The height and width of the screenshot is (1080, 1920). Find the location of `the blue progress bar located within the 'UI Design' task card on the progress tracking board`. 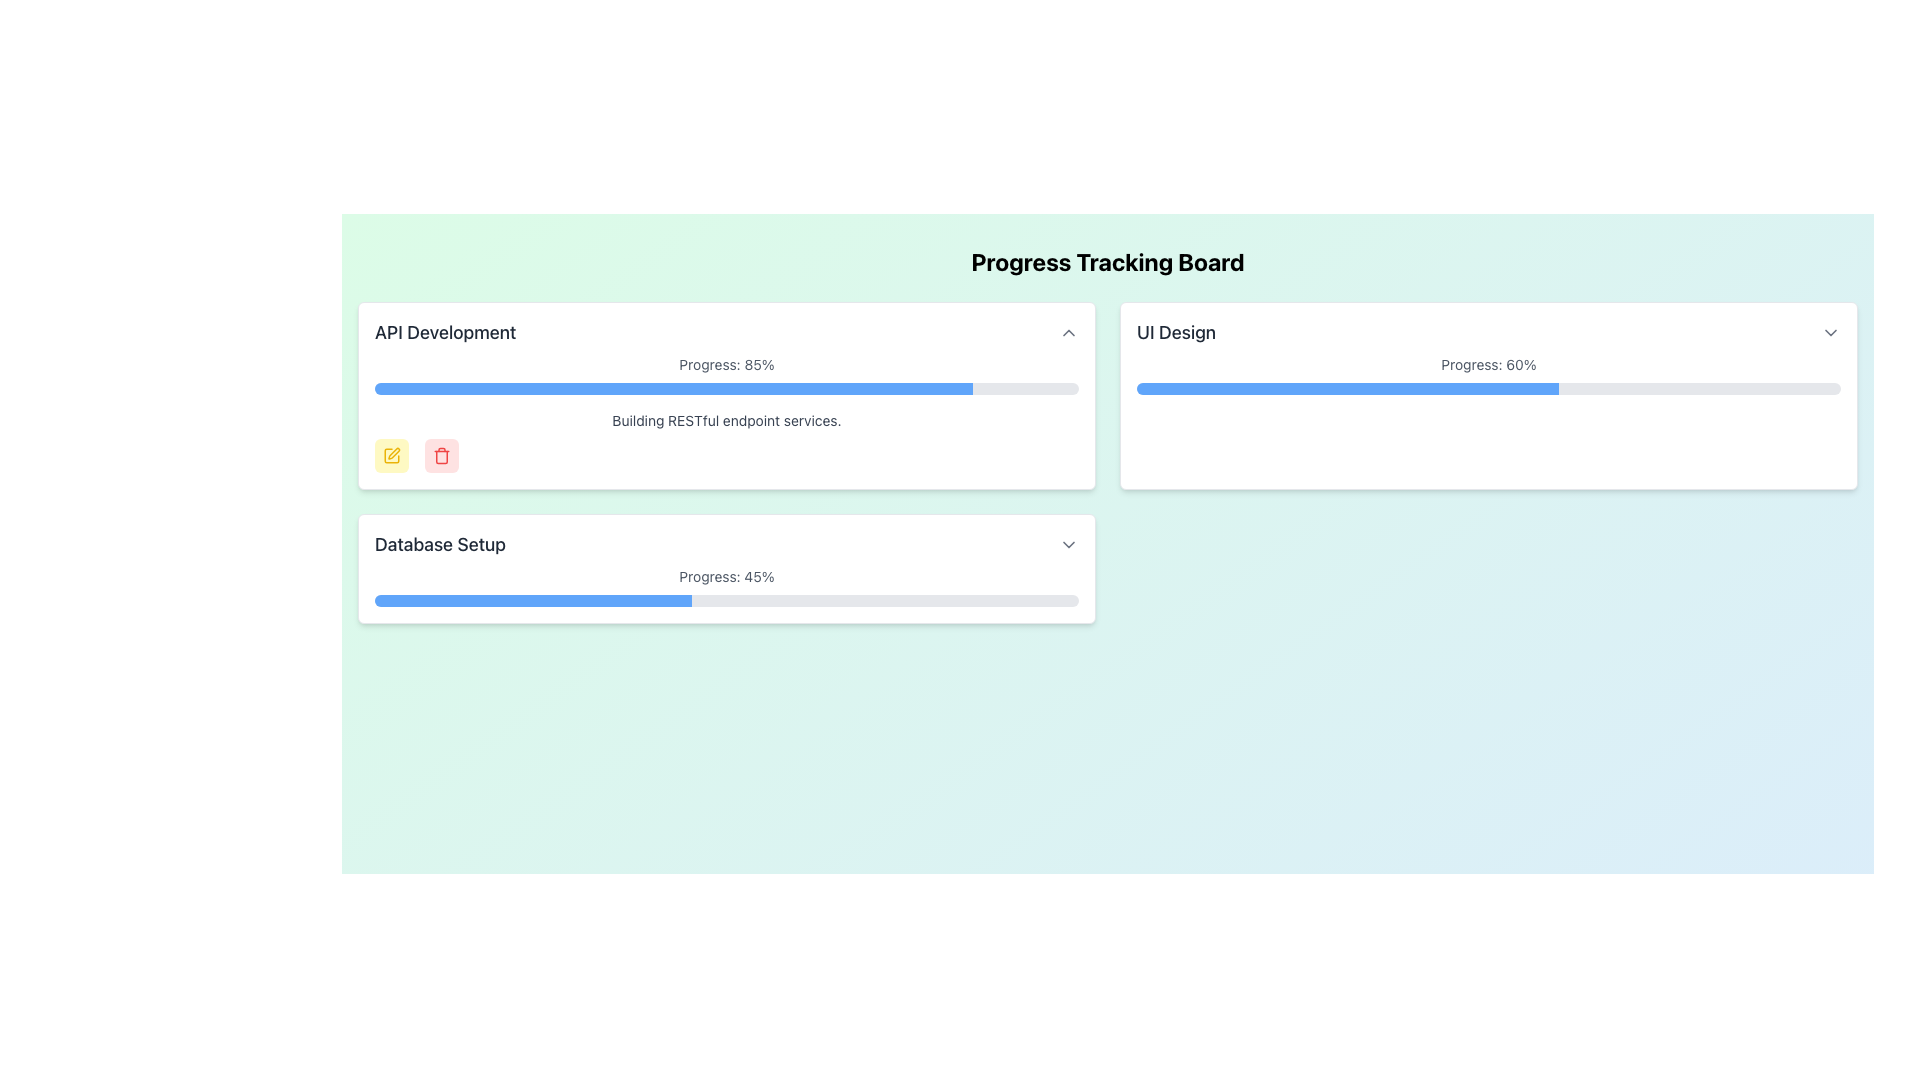

the blue progress bar located within the 'UI Design' task card on the progress tracking board is located at coordinates (1348, 389).